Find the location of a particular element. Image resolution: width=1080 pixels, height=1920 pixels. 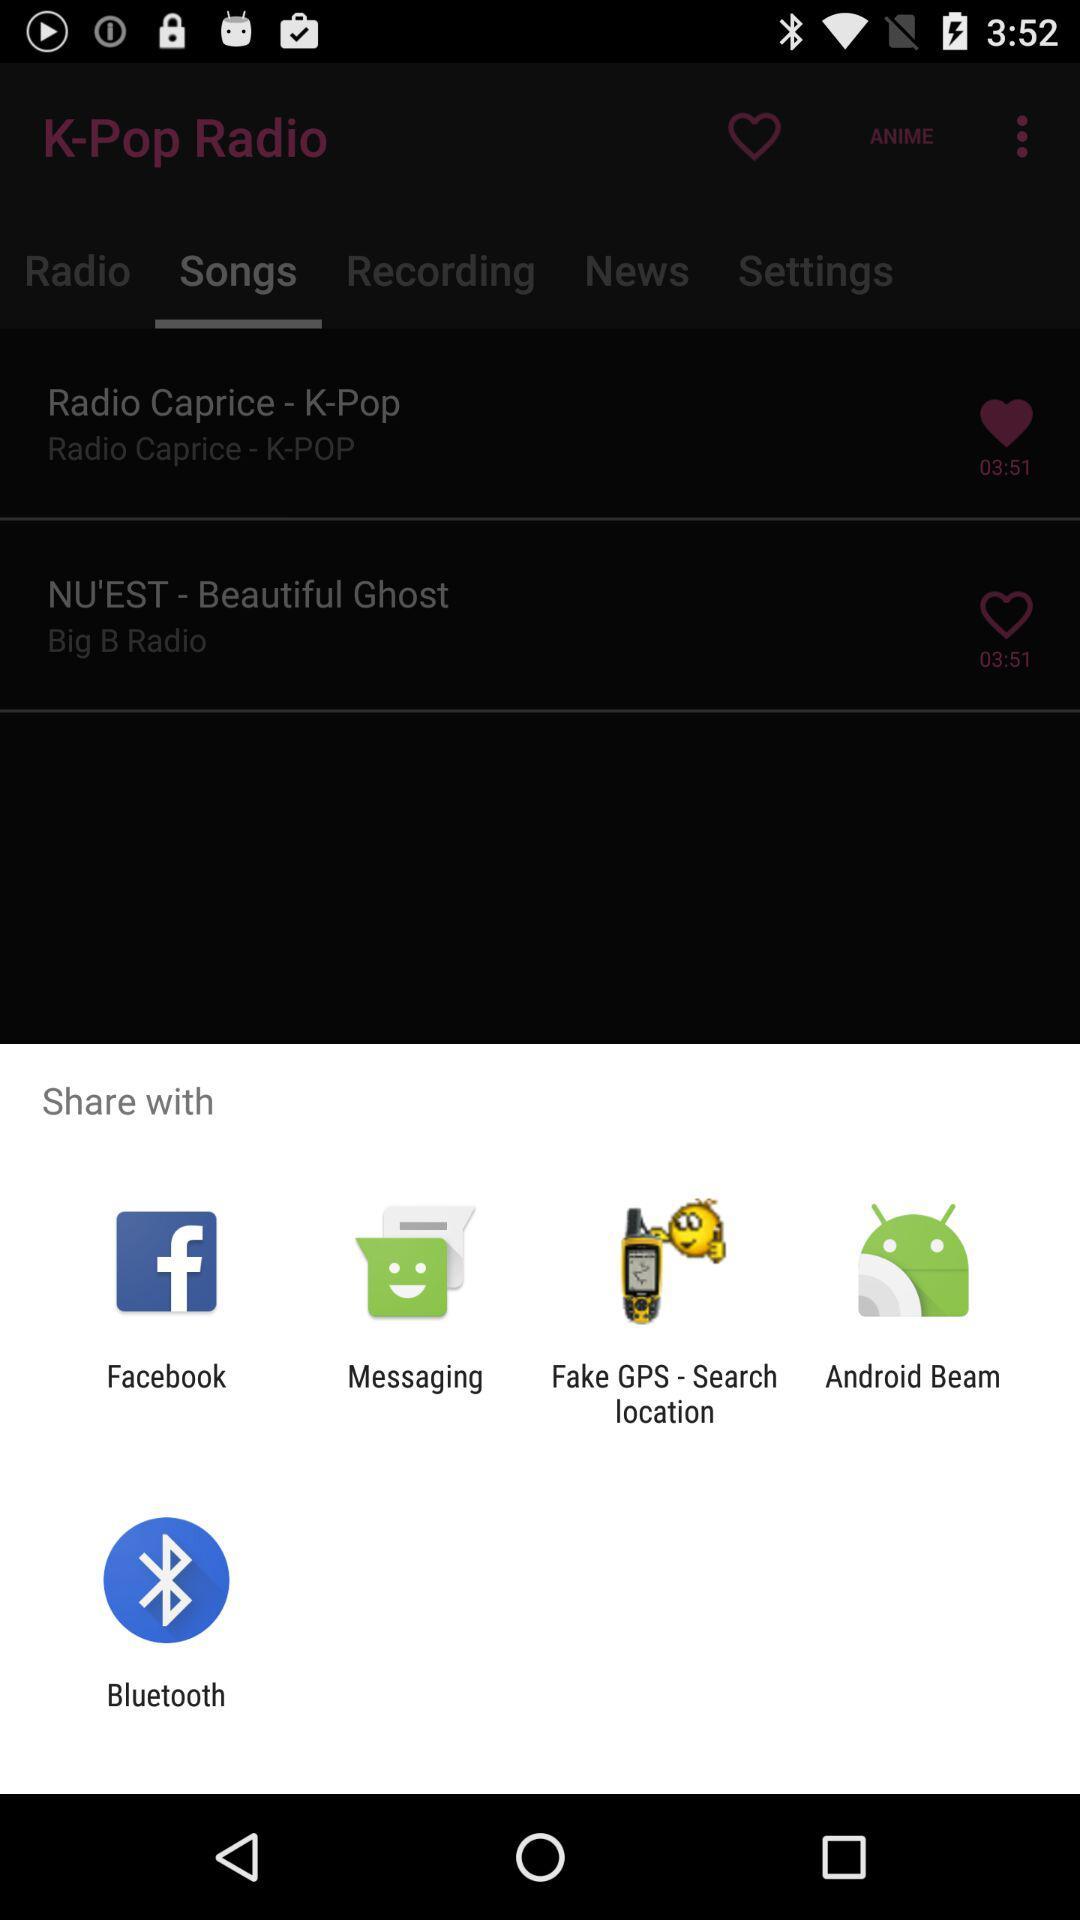

the app next to facebook item is located at coordinates (414, 1392).